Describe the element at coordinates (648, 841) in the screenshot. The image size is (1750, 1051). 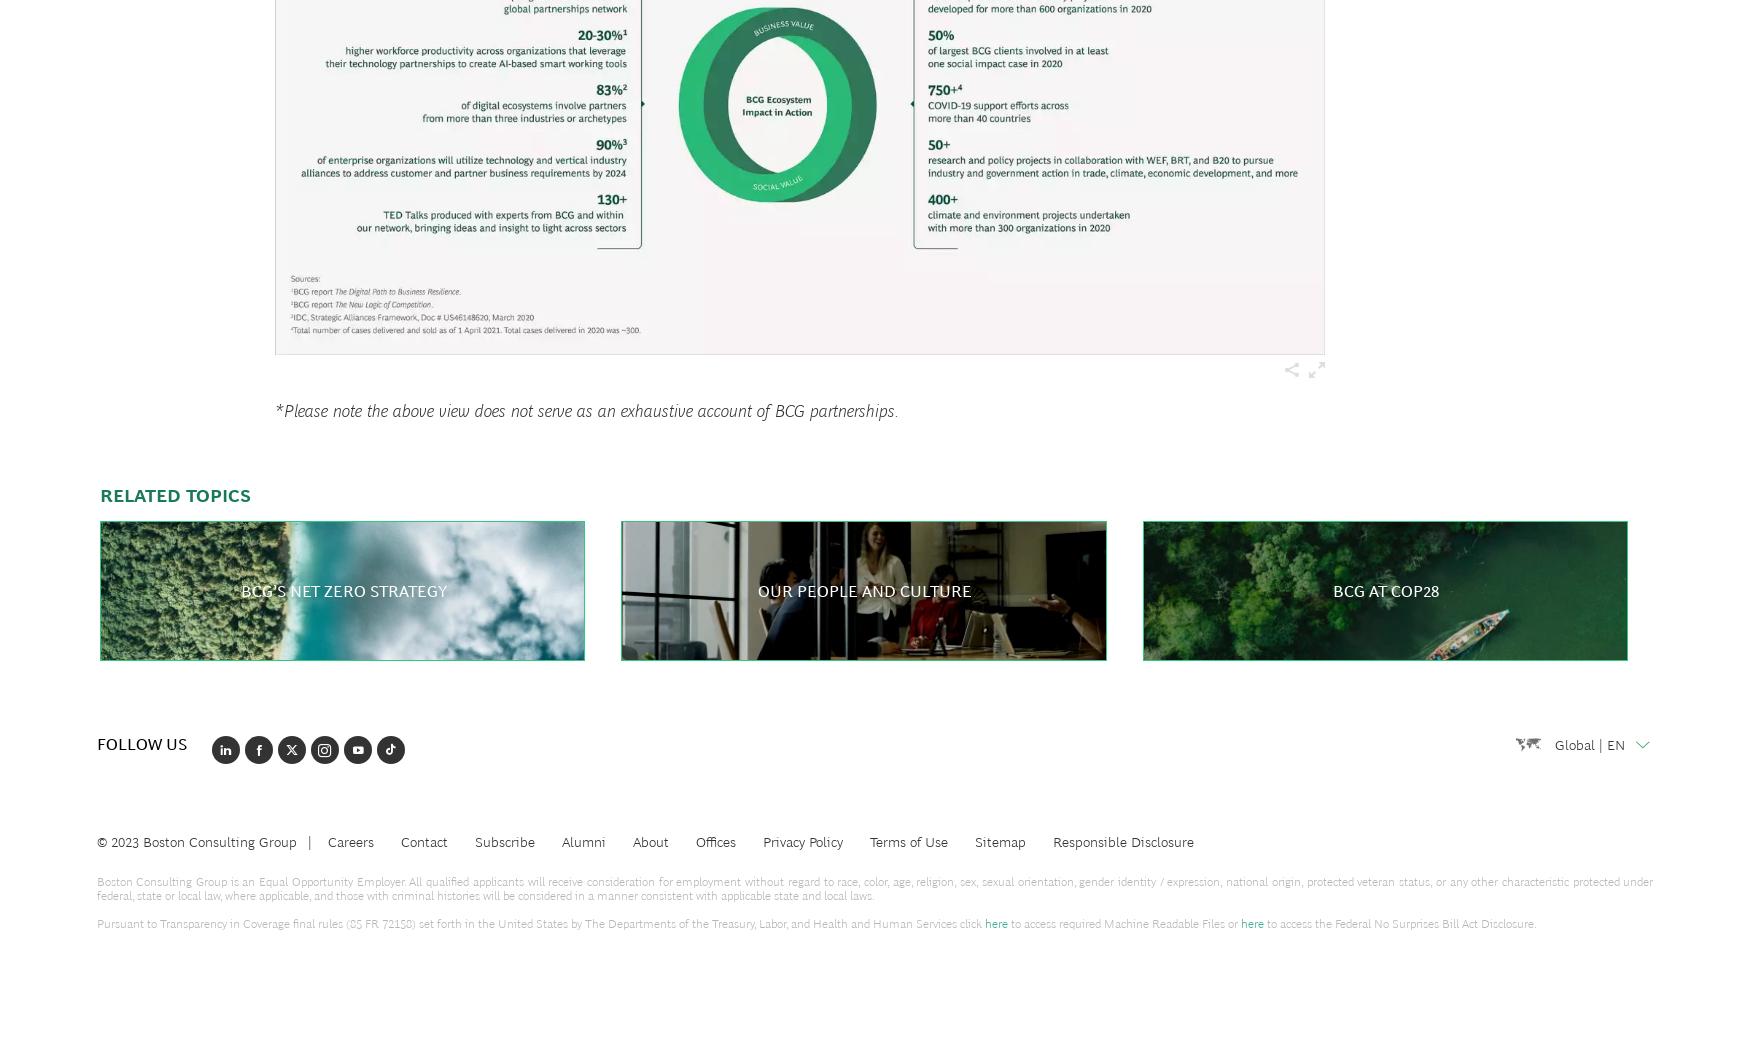
I see `'About'` at that location.